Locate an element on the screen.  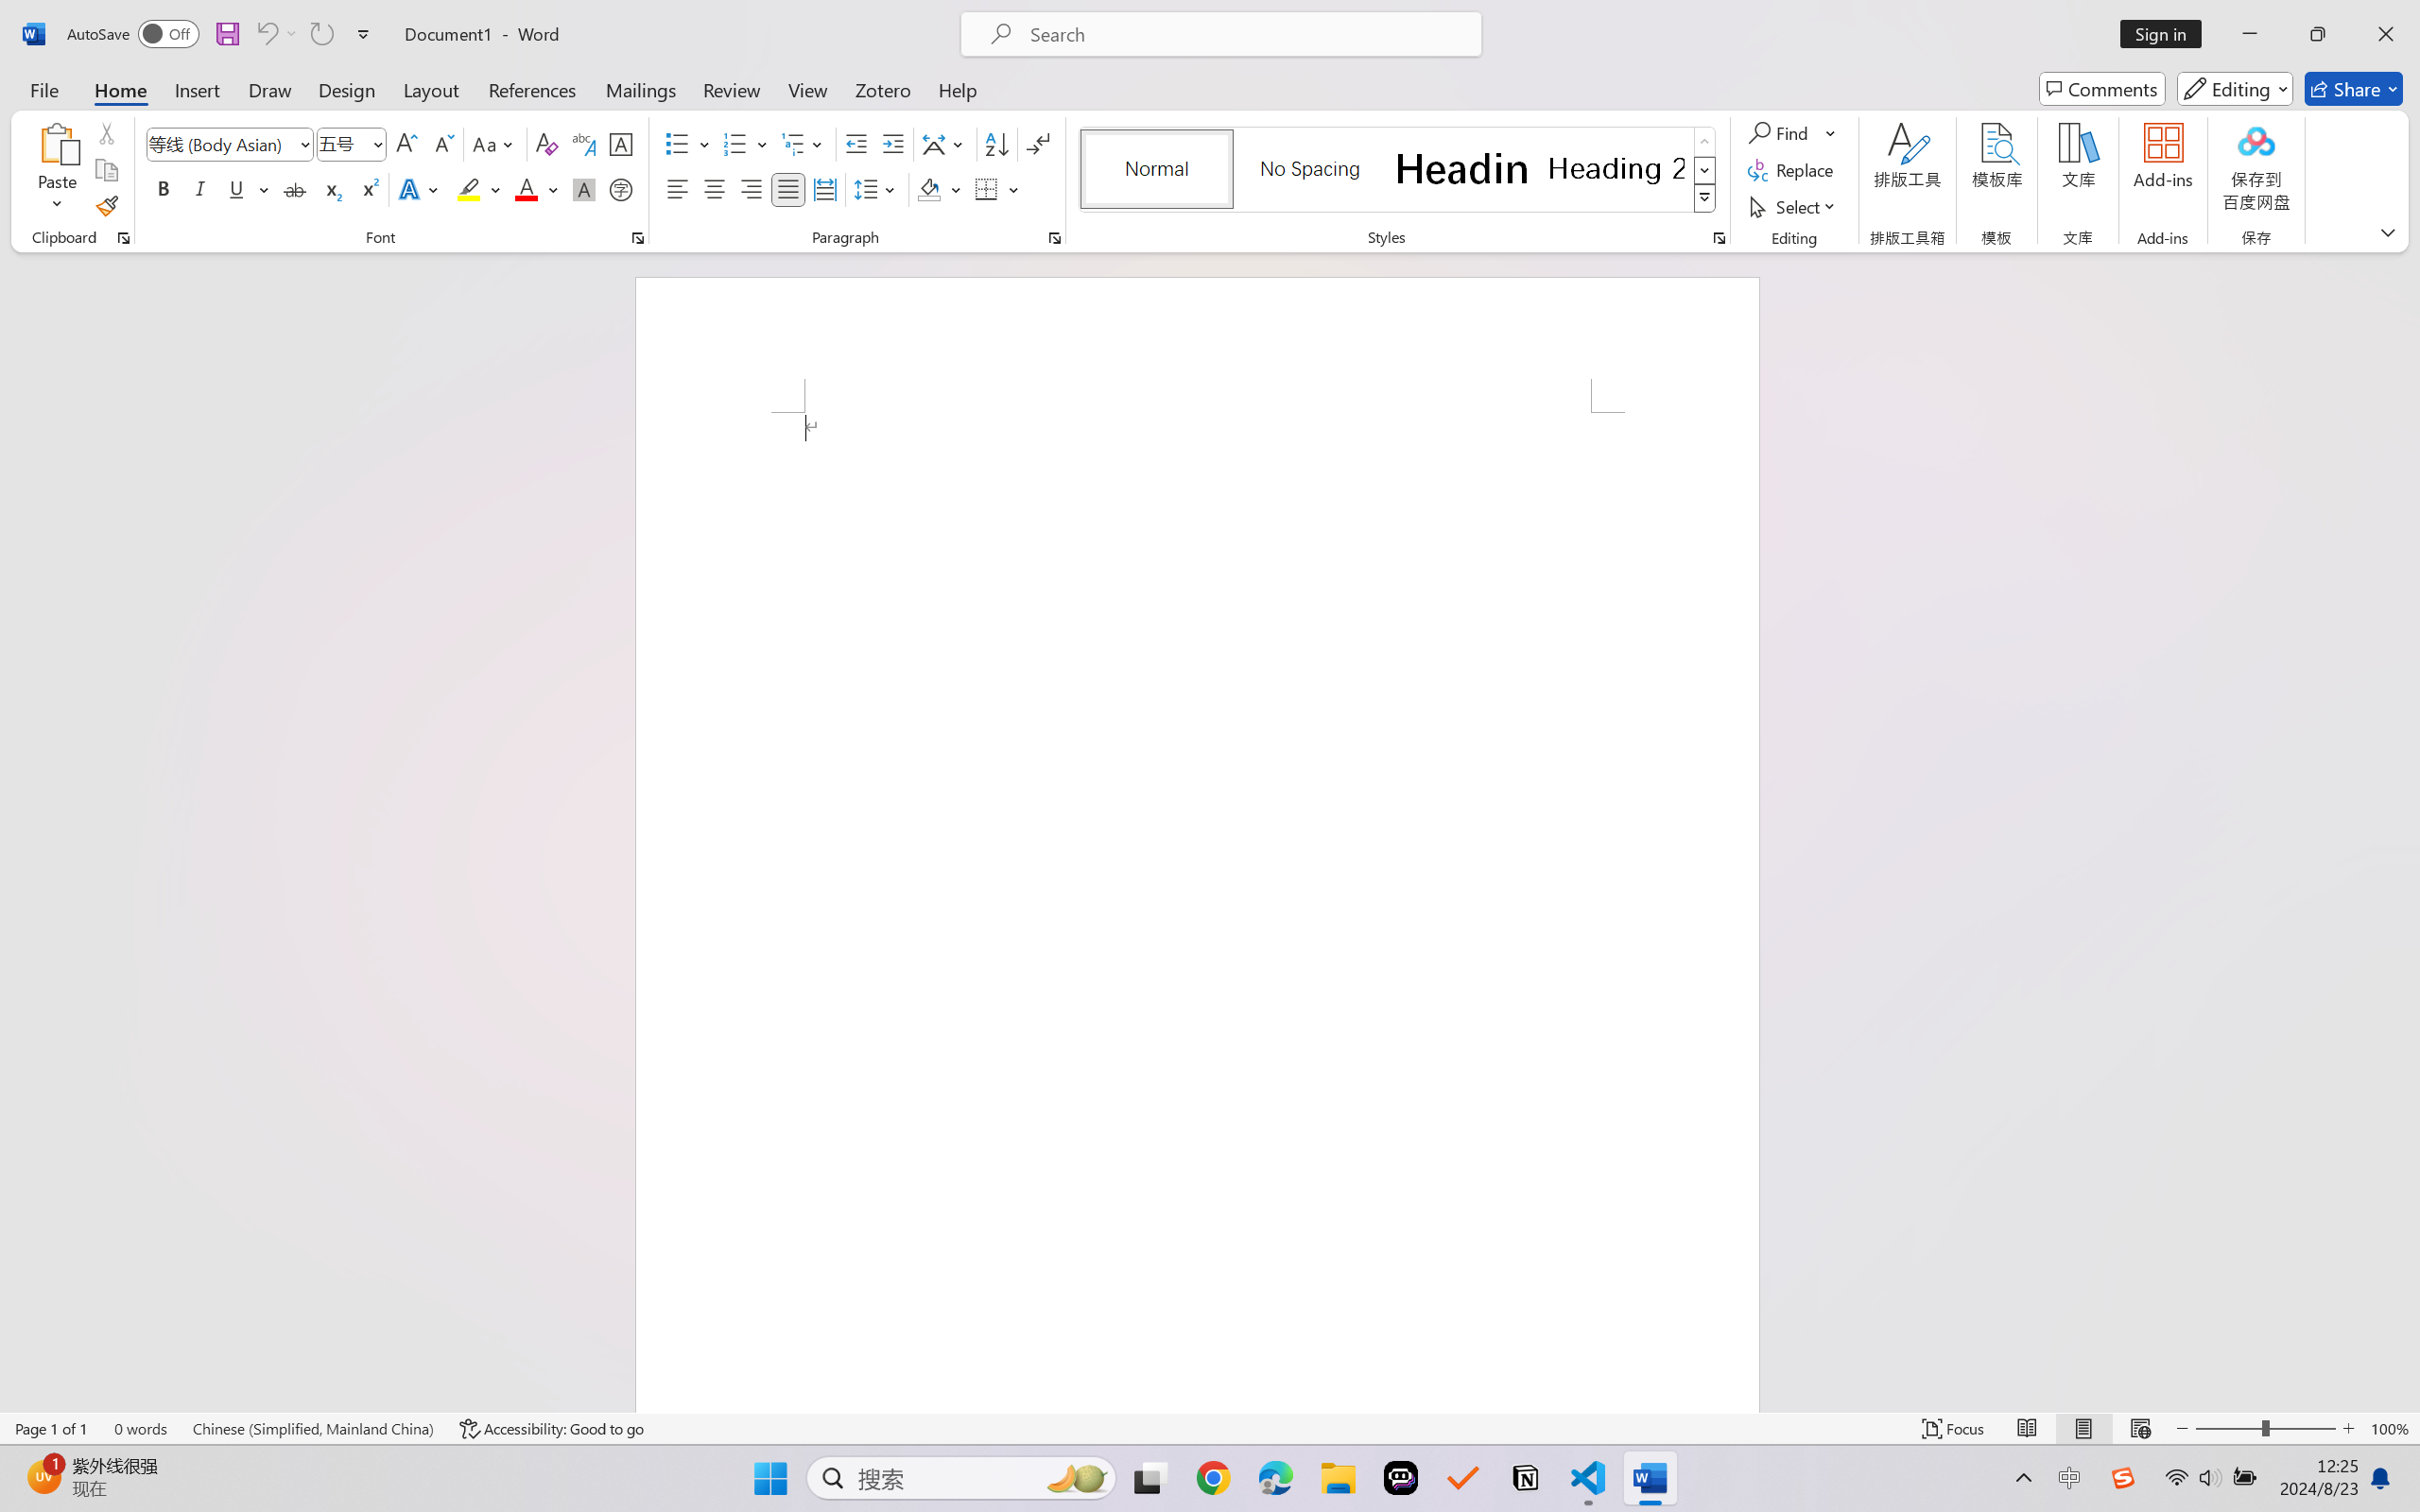
'Can' is located at coordinates (274, 33).